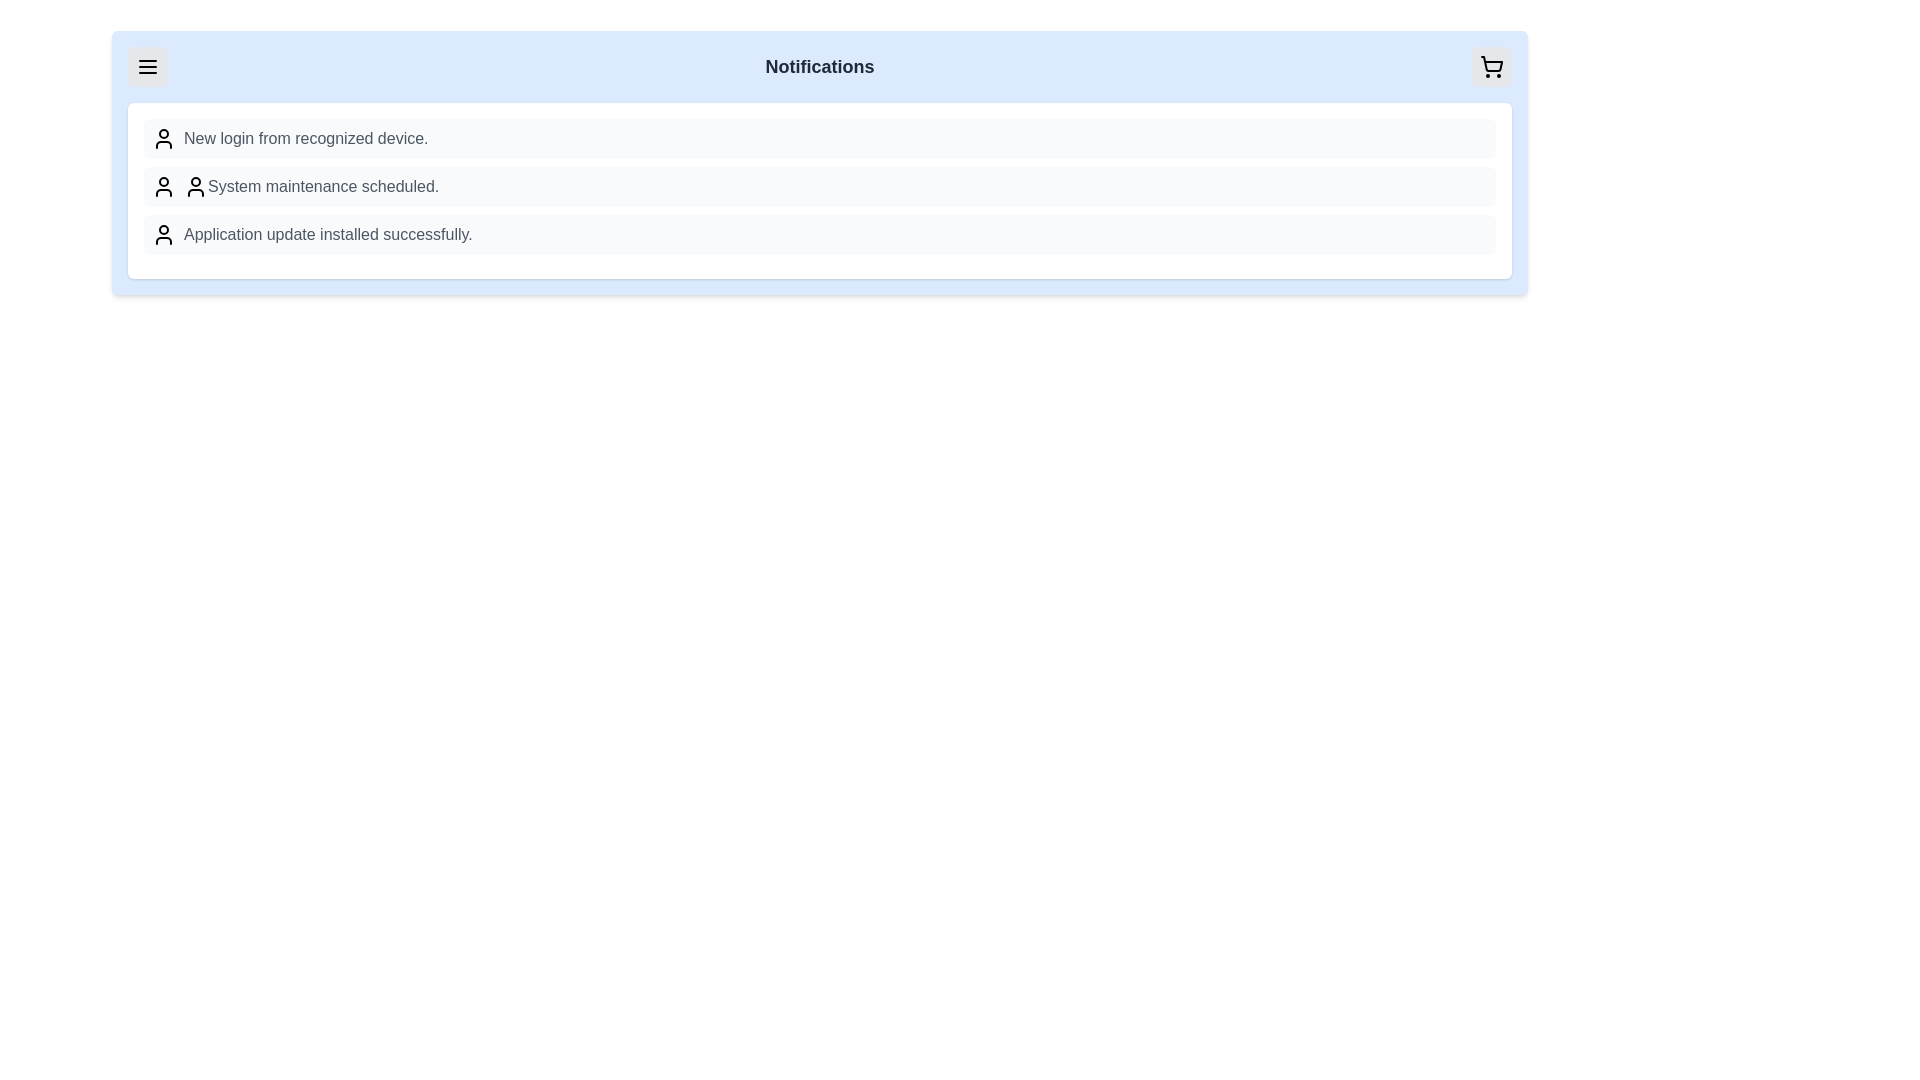 This screenshot has height=1080, width=1920. What do you see at coordinates (820, 65) in the screenshot?
I see `the 'Notifications' header element, which is a bold dark gray text centered on a light blue background at the top of the notifications module` at bounding box center [820, 65].